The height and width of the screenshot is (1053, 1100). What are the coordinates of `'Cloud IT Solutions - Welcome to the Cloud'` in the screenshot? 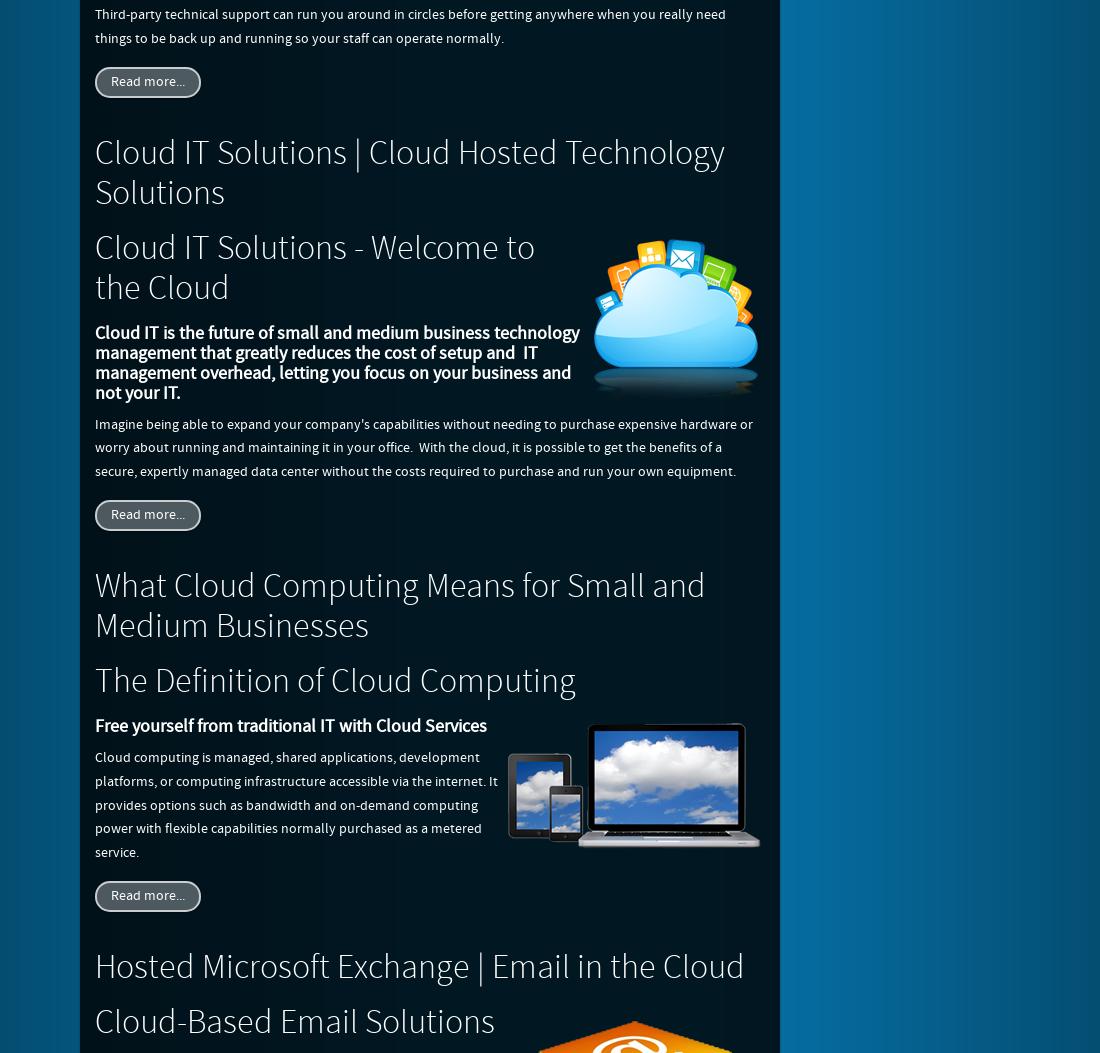 It's located at (314, 266).